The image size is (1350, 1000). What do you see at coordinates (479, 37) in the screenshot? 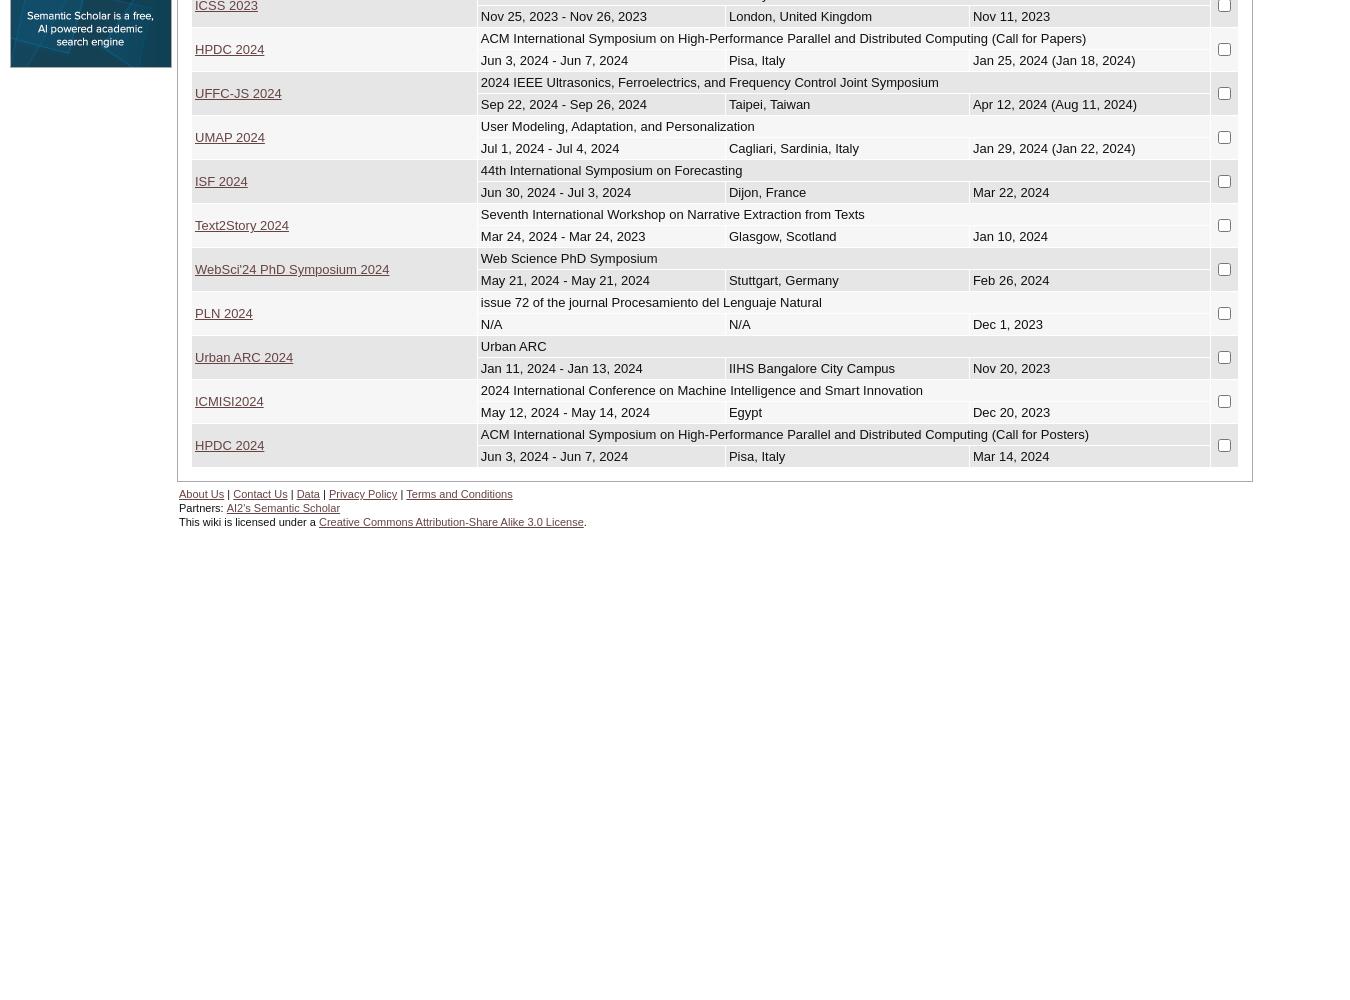
I see `'ACM International Symposium on High-Performance Parallel and Distributed Computing (Call for Papers)'` at bounding box center [479, 37].